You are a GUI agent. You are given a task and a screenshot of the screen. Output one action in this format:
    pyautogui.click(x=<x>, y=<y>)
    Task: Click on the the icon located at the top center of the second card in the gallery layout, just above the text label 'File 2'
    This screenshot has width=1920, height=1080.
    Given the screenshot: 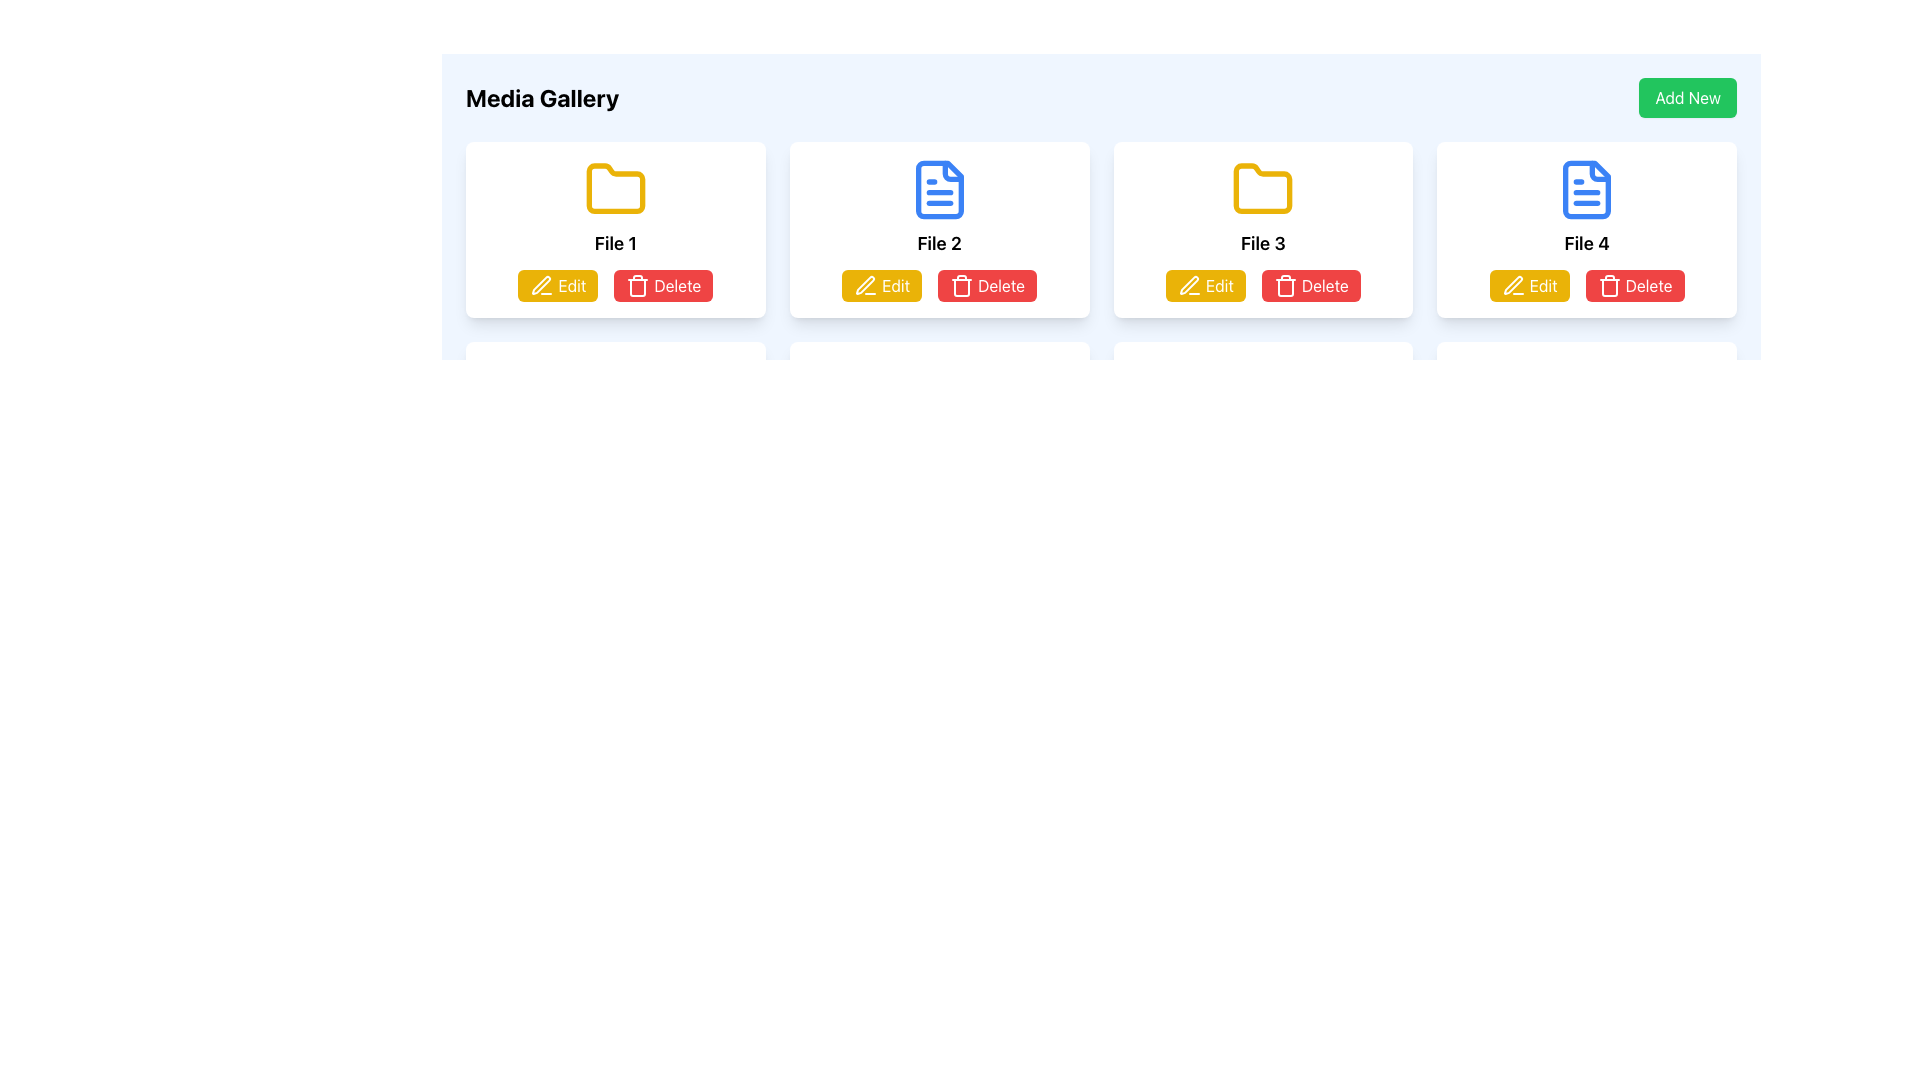 What is the action you would take?
    pyautogui.click(x=938, y=189)
    